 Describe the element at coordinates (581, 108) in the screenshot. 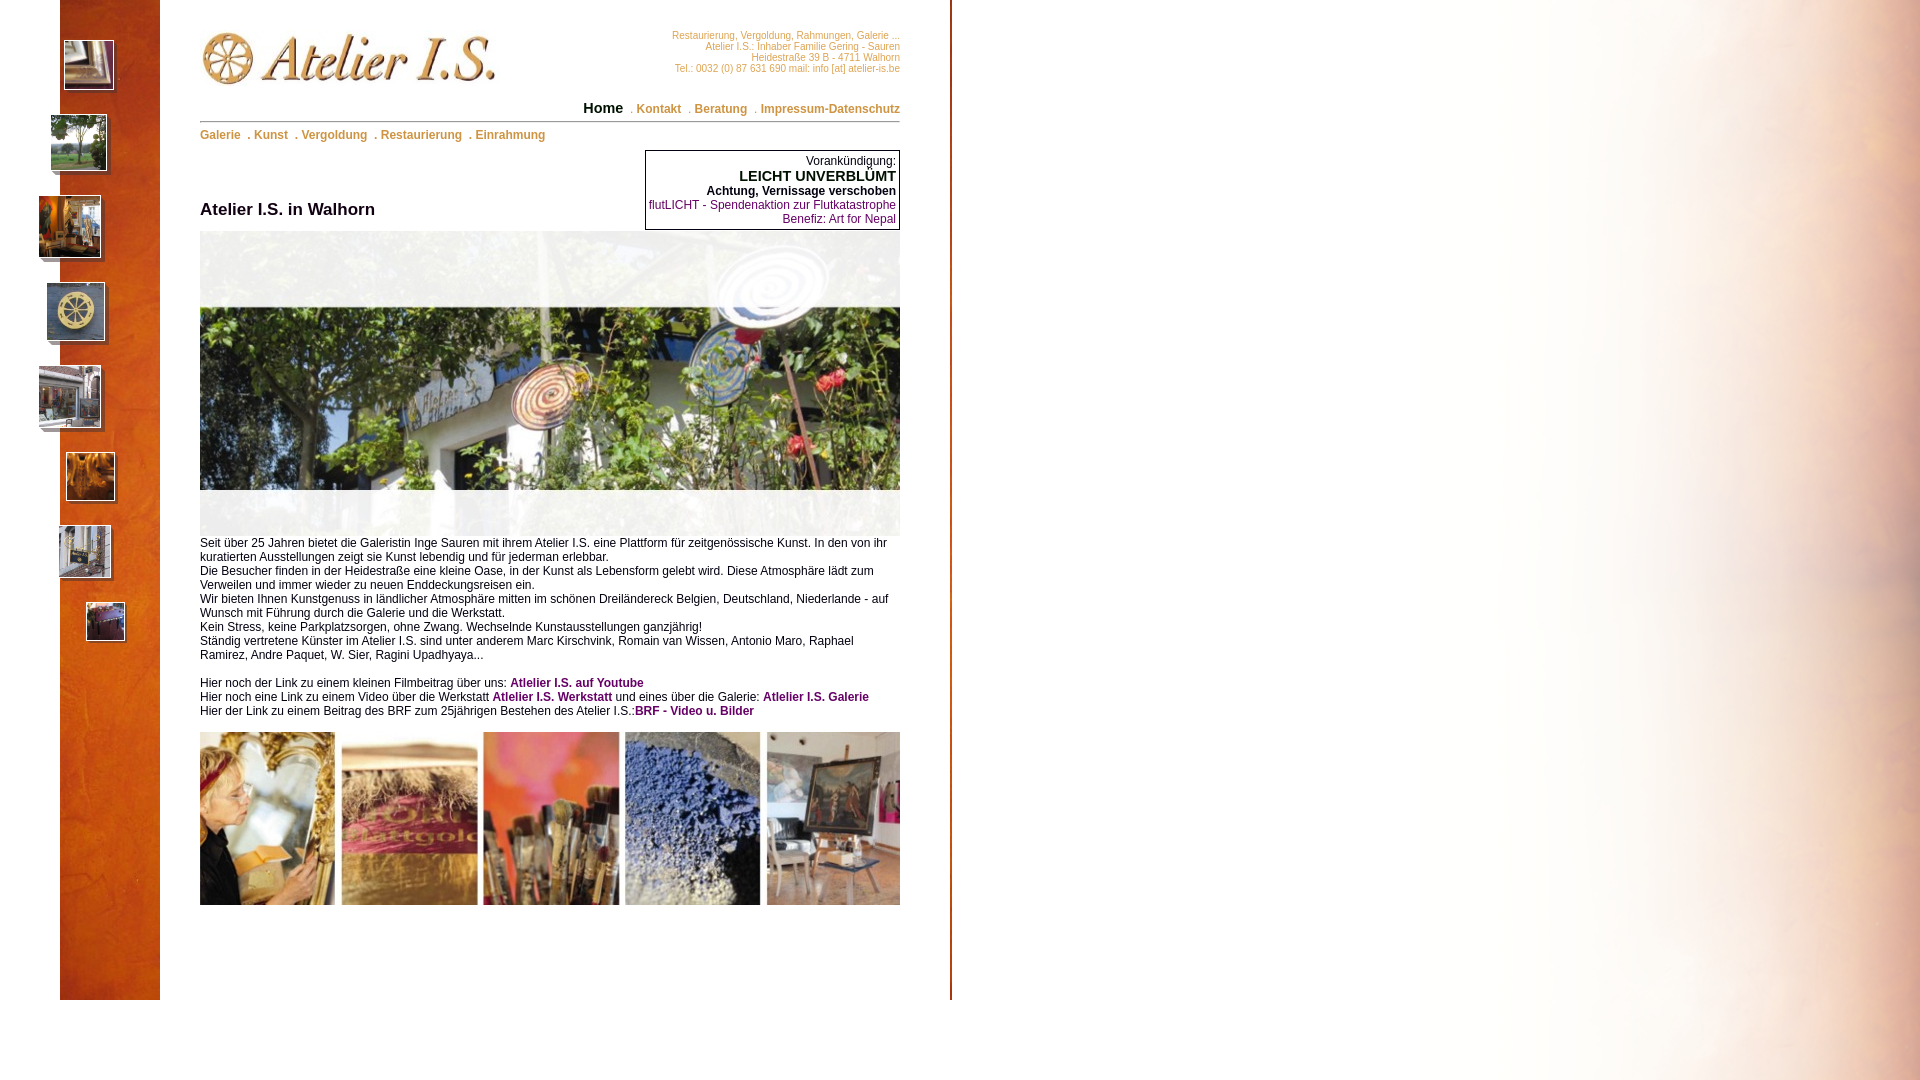

I see `'Home'` at that location.